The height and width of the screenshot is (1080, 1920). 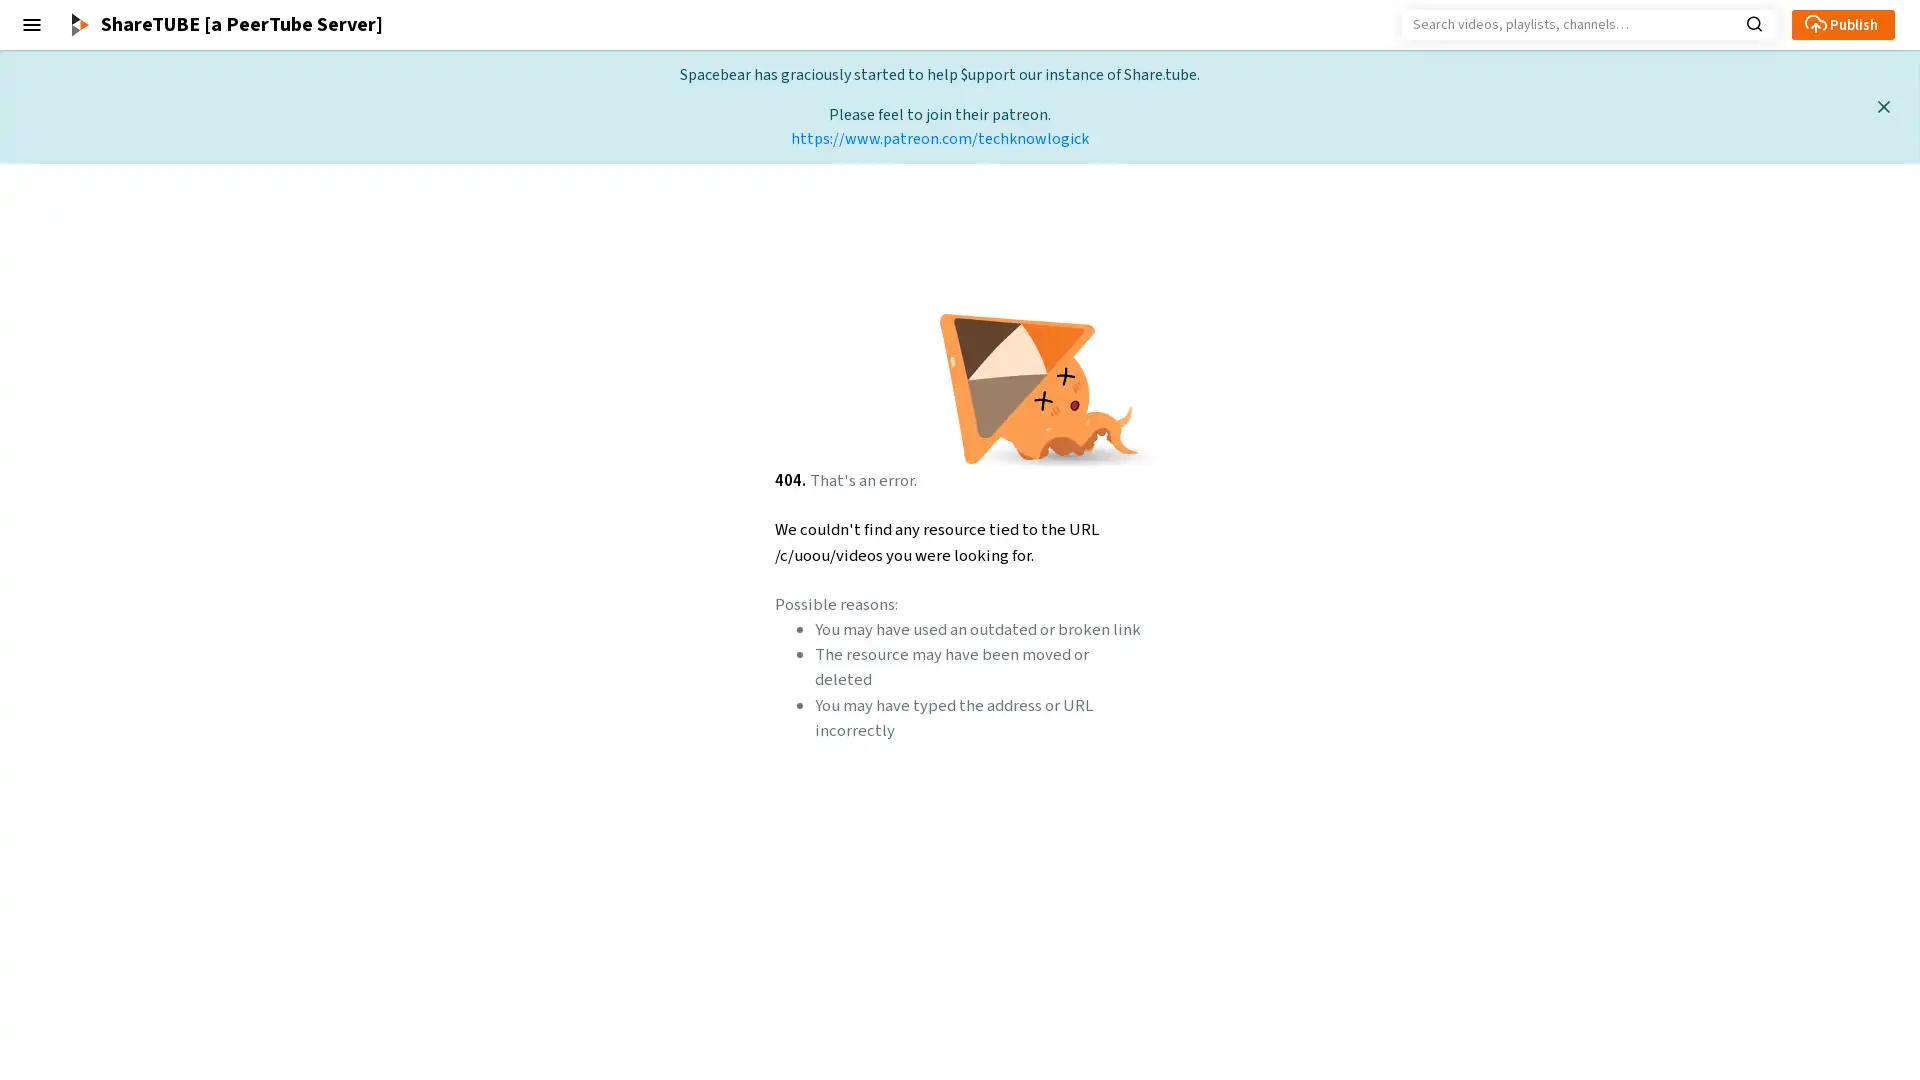 I want to click on Interface: English, so click(x=72, y=986).